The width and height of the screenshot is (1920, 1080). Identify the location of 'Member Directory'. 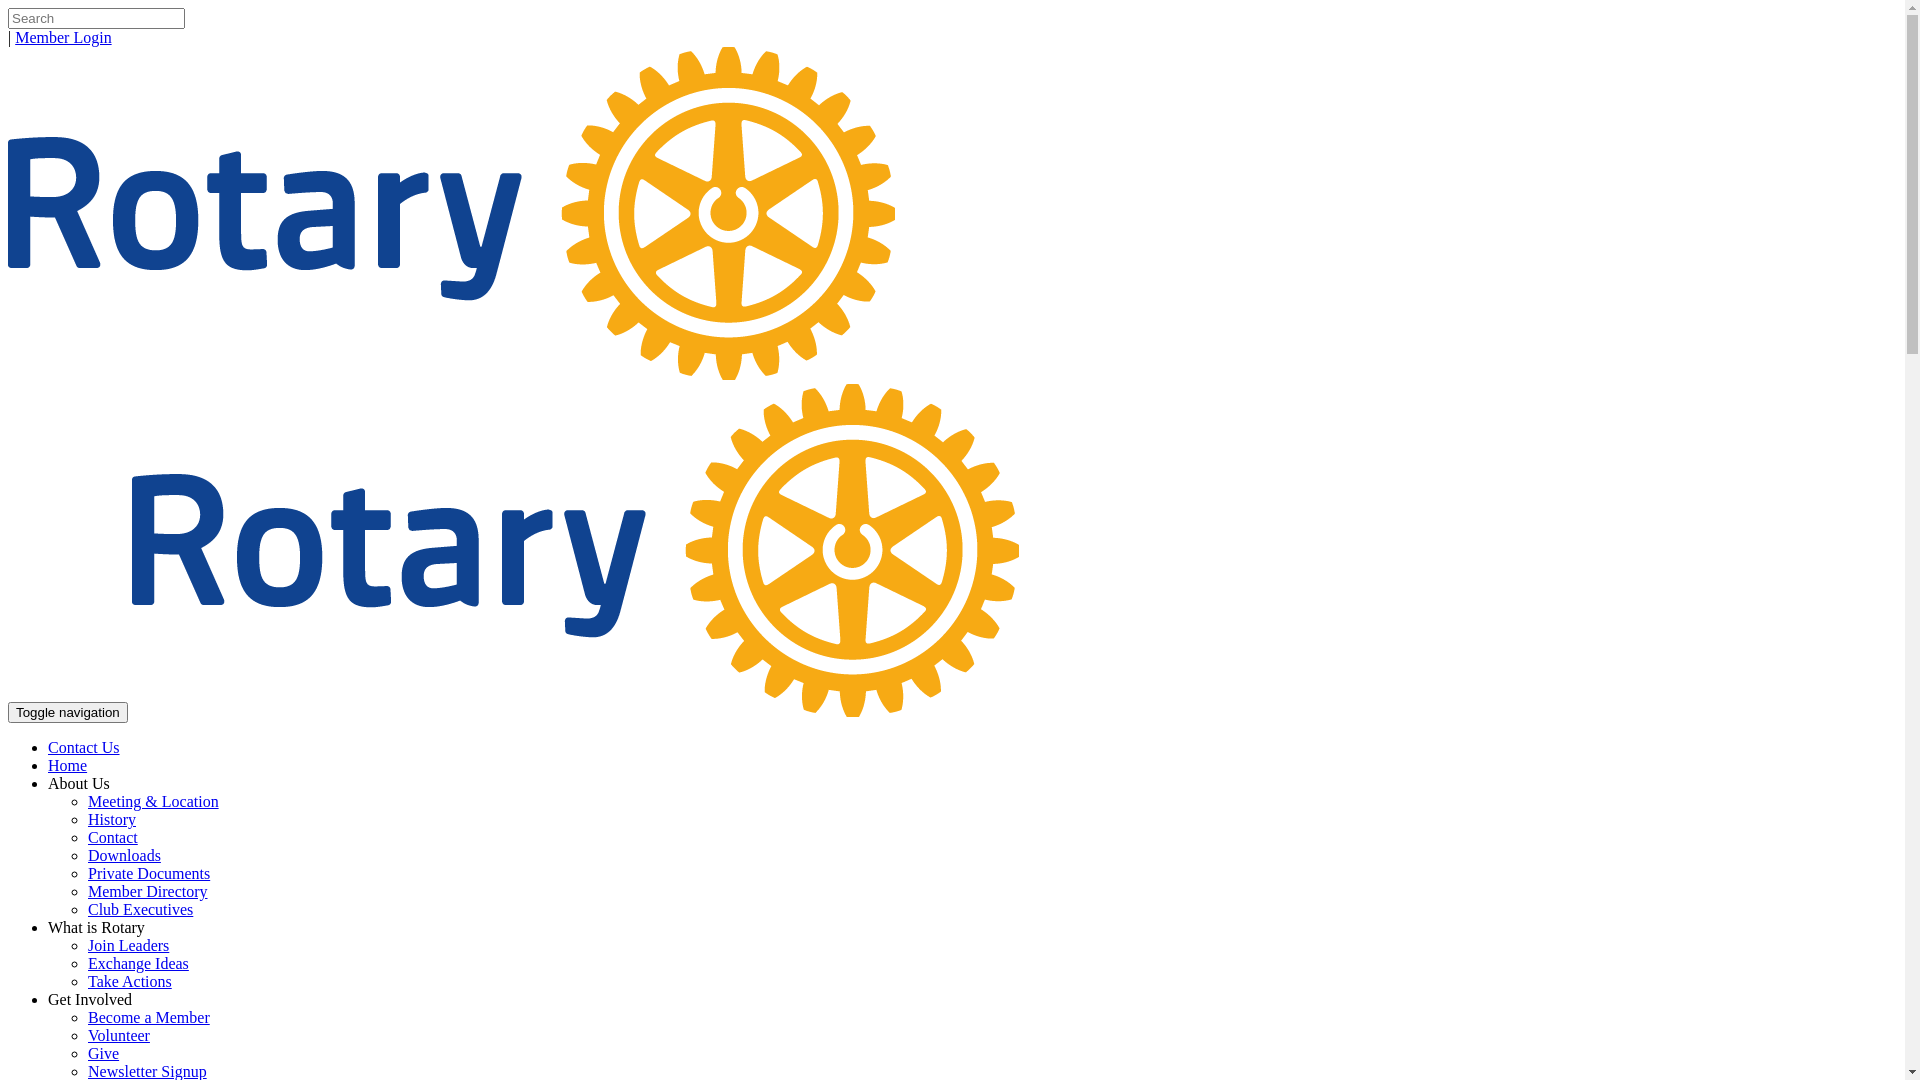
(147, 890).